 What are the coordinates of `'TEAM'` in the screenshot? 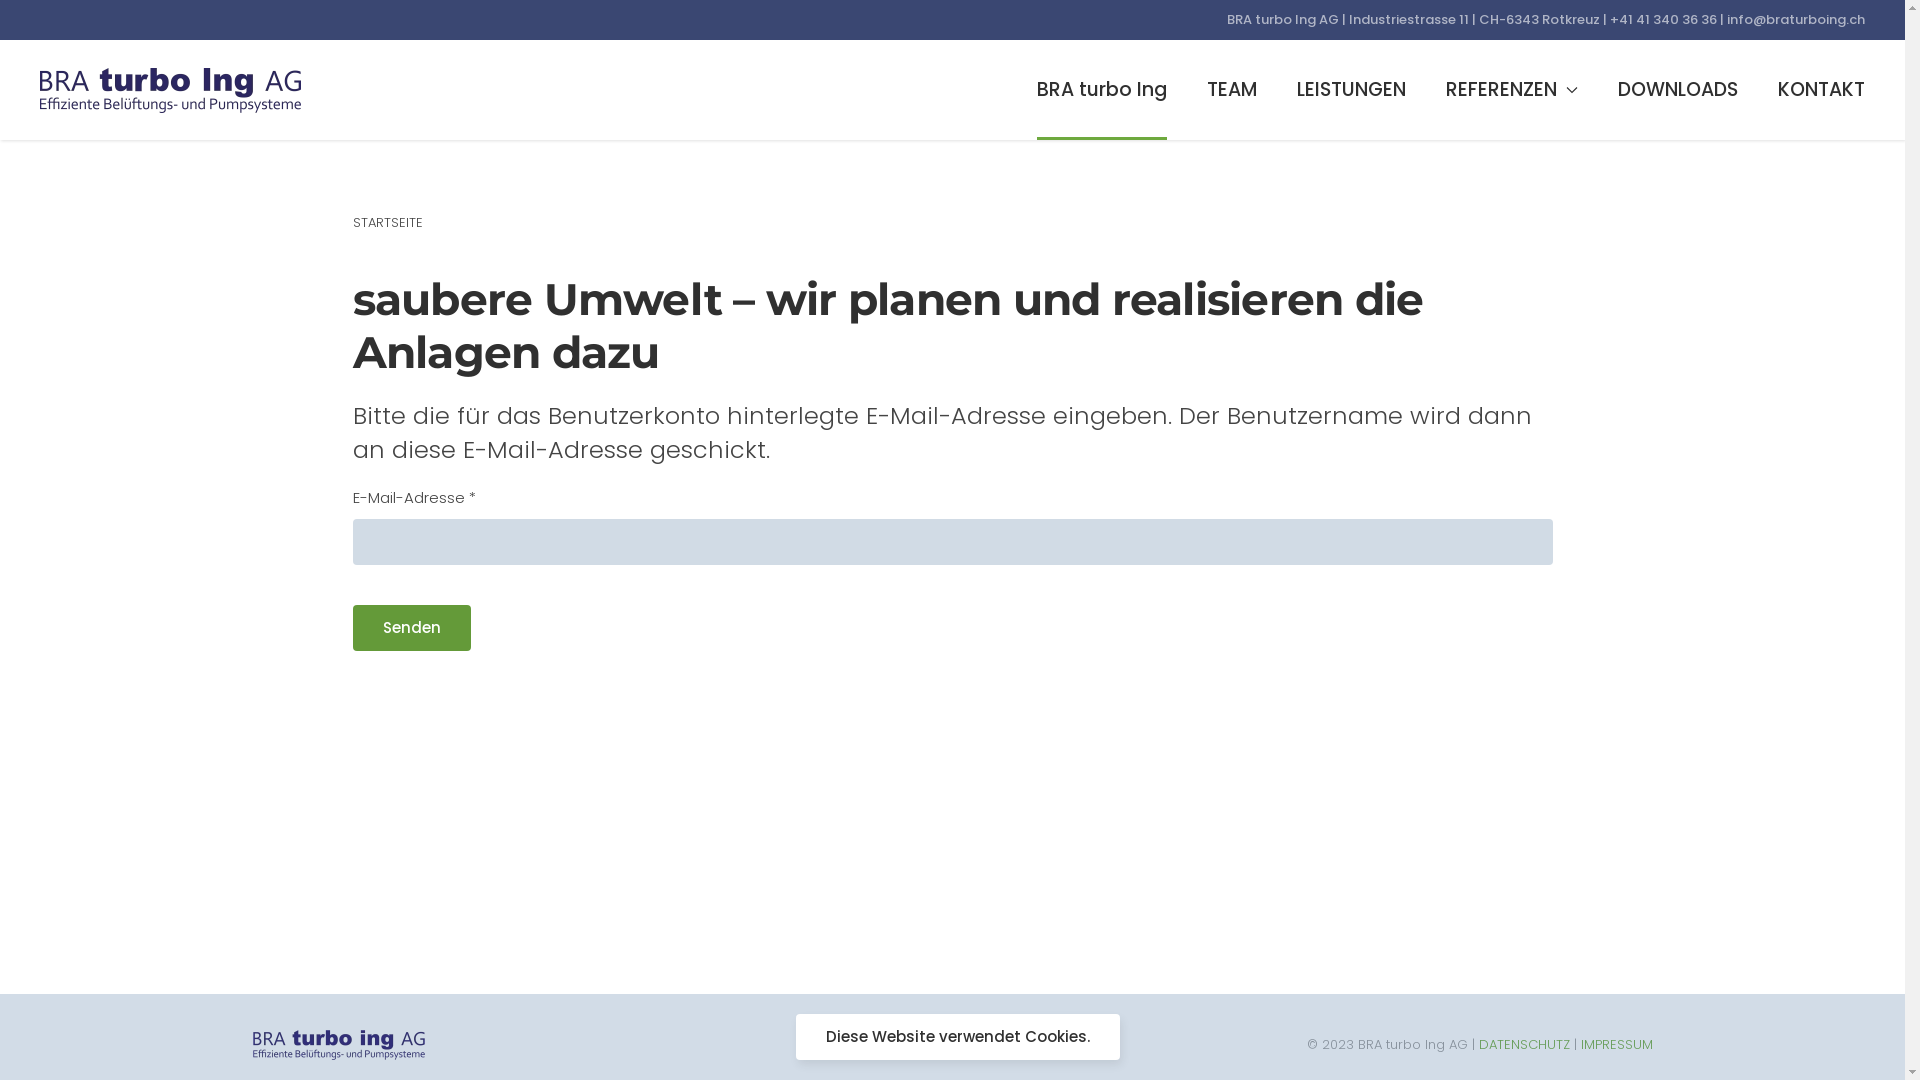 It's located at (1231, 88).